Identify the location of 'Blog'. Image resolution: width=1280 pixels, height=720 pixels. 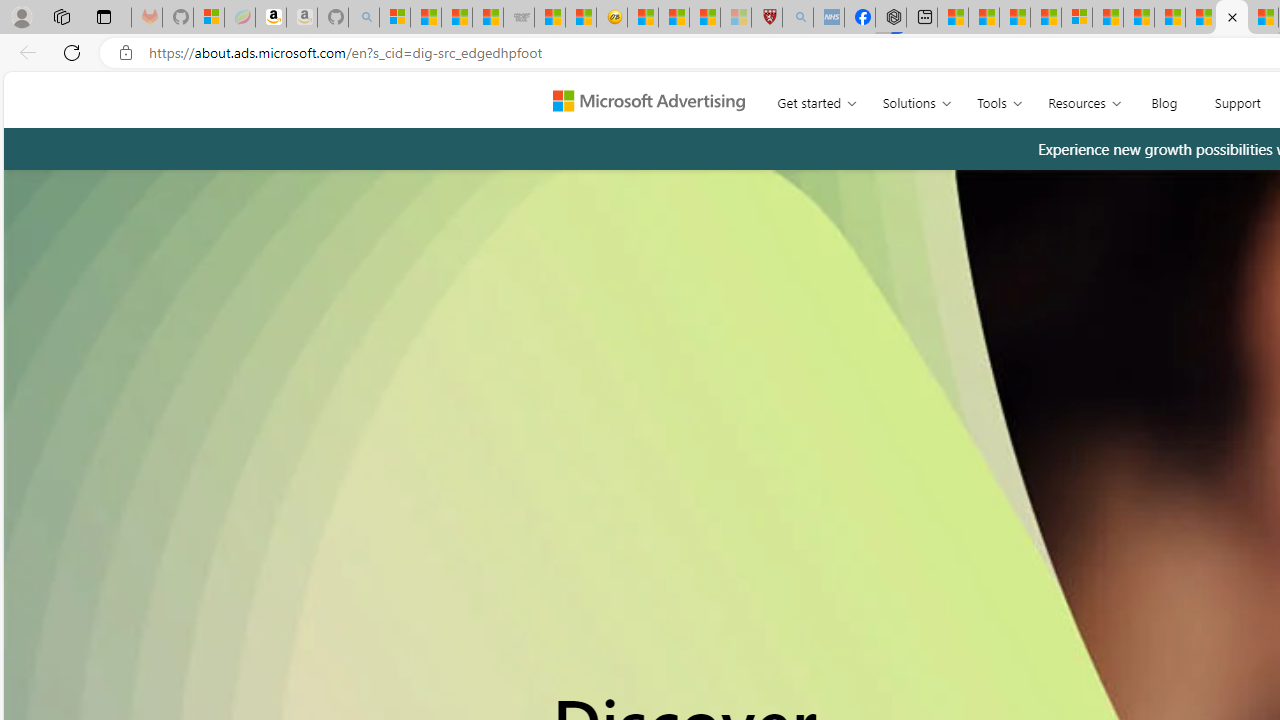
(1164, 99).